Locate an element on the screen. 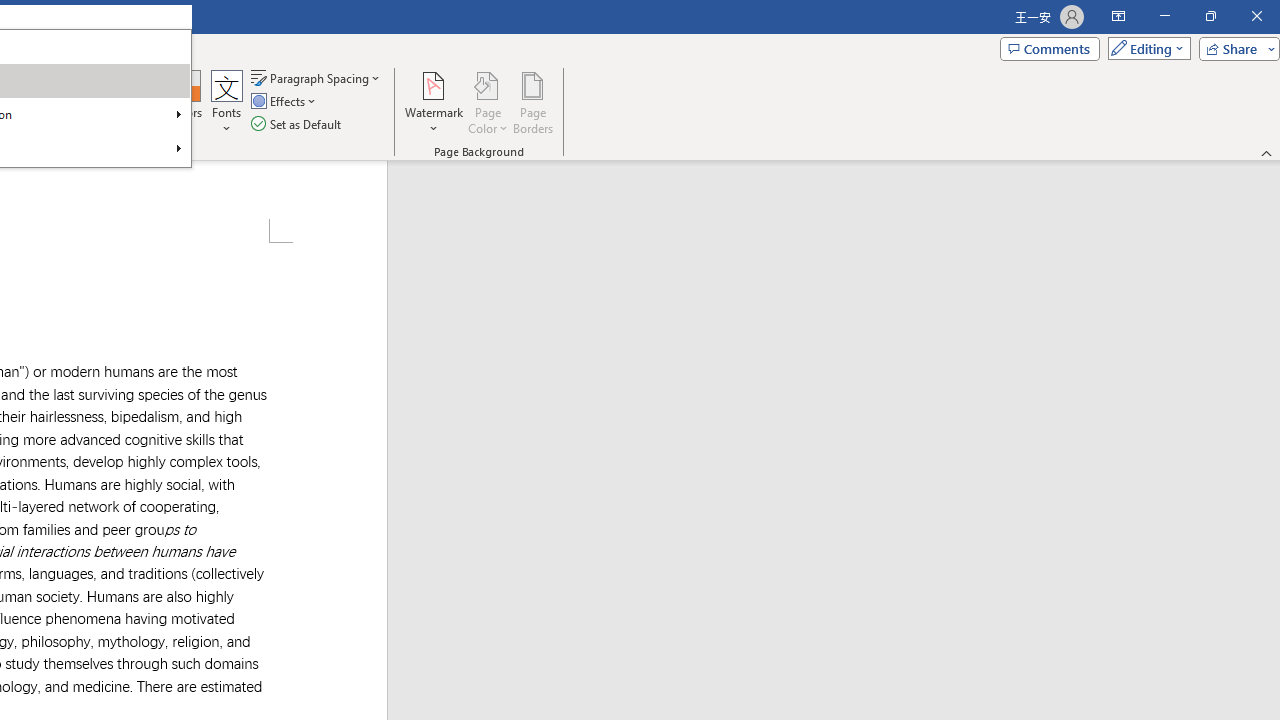 The width and height of the screenshot is (1280, 720). 'Effects' is located at coordinates (284, 101).